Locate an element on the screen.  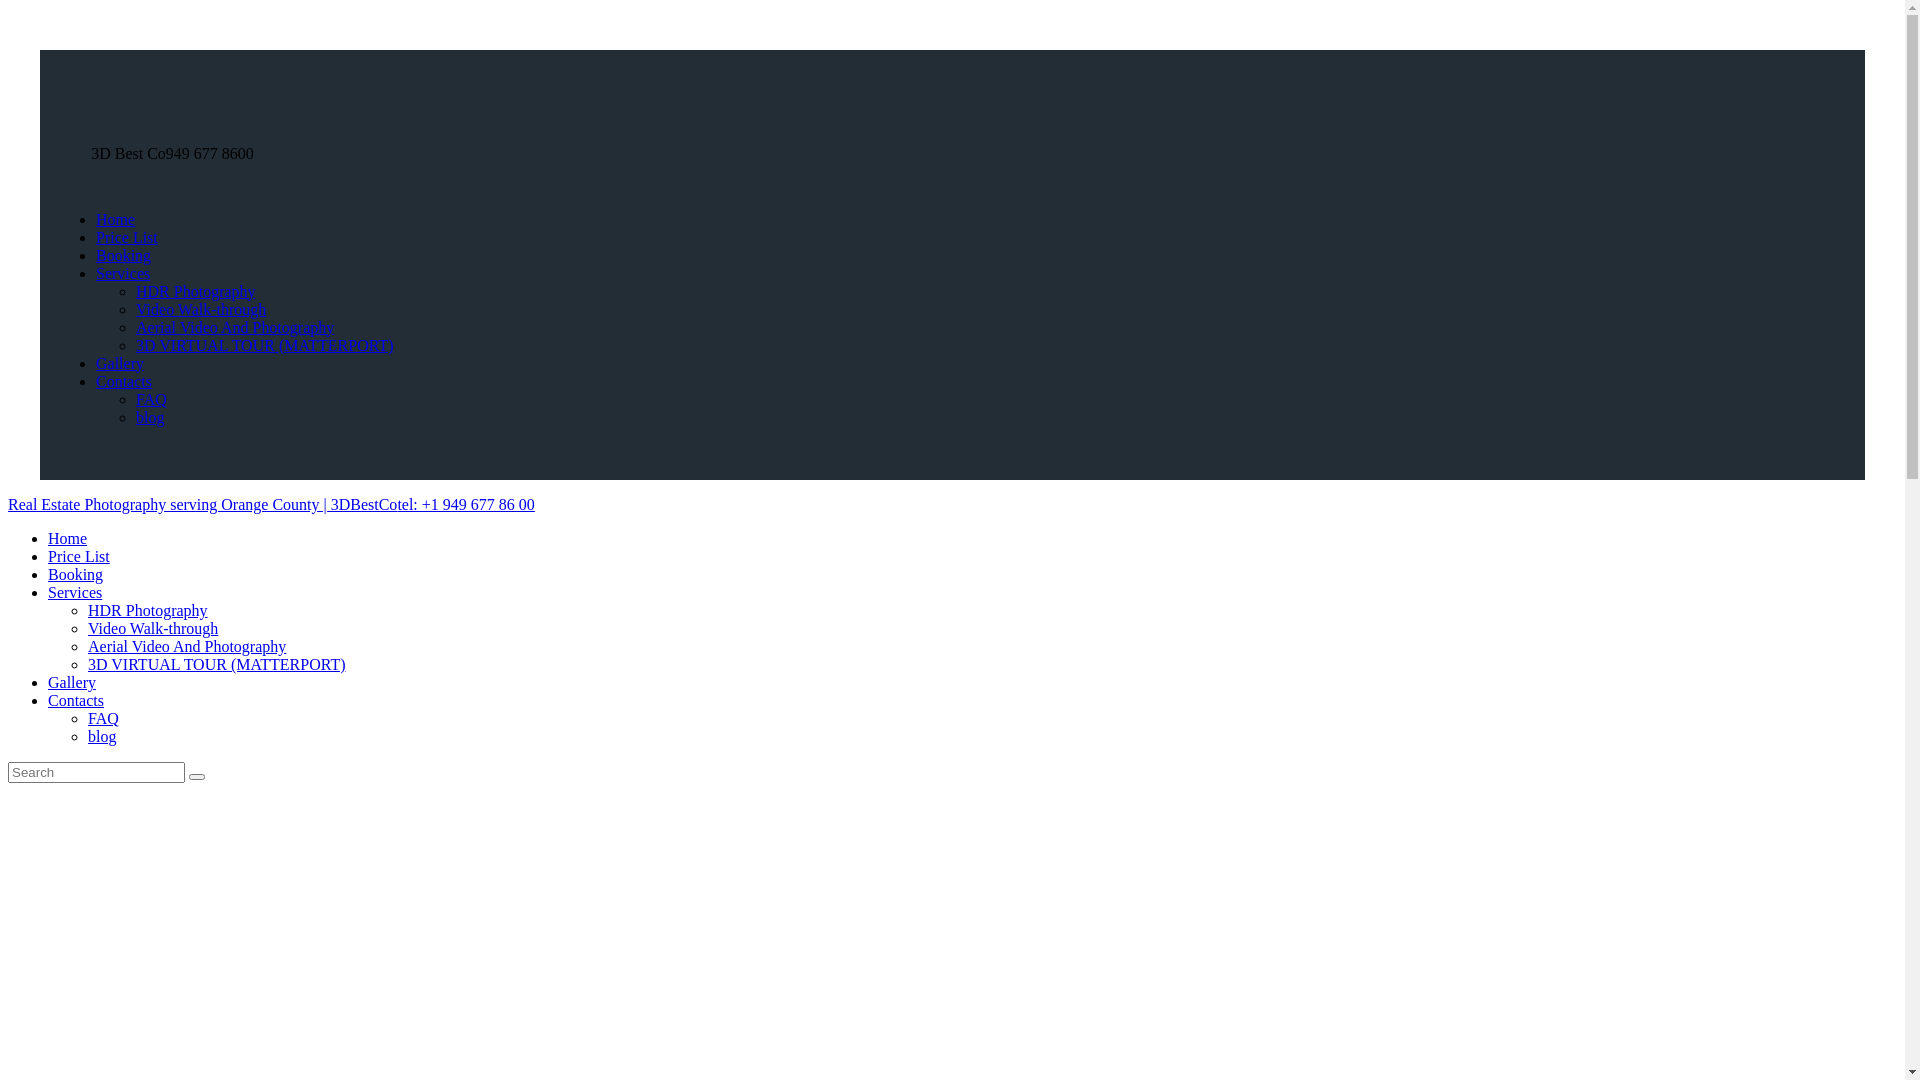
'Contacts' is located at coordinates (123, 381).